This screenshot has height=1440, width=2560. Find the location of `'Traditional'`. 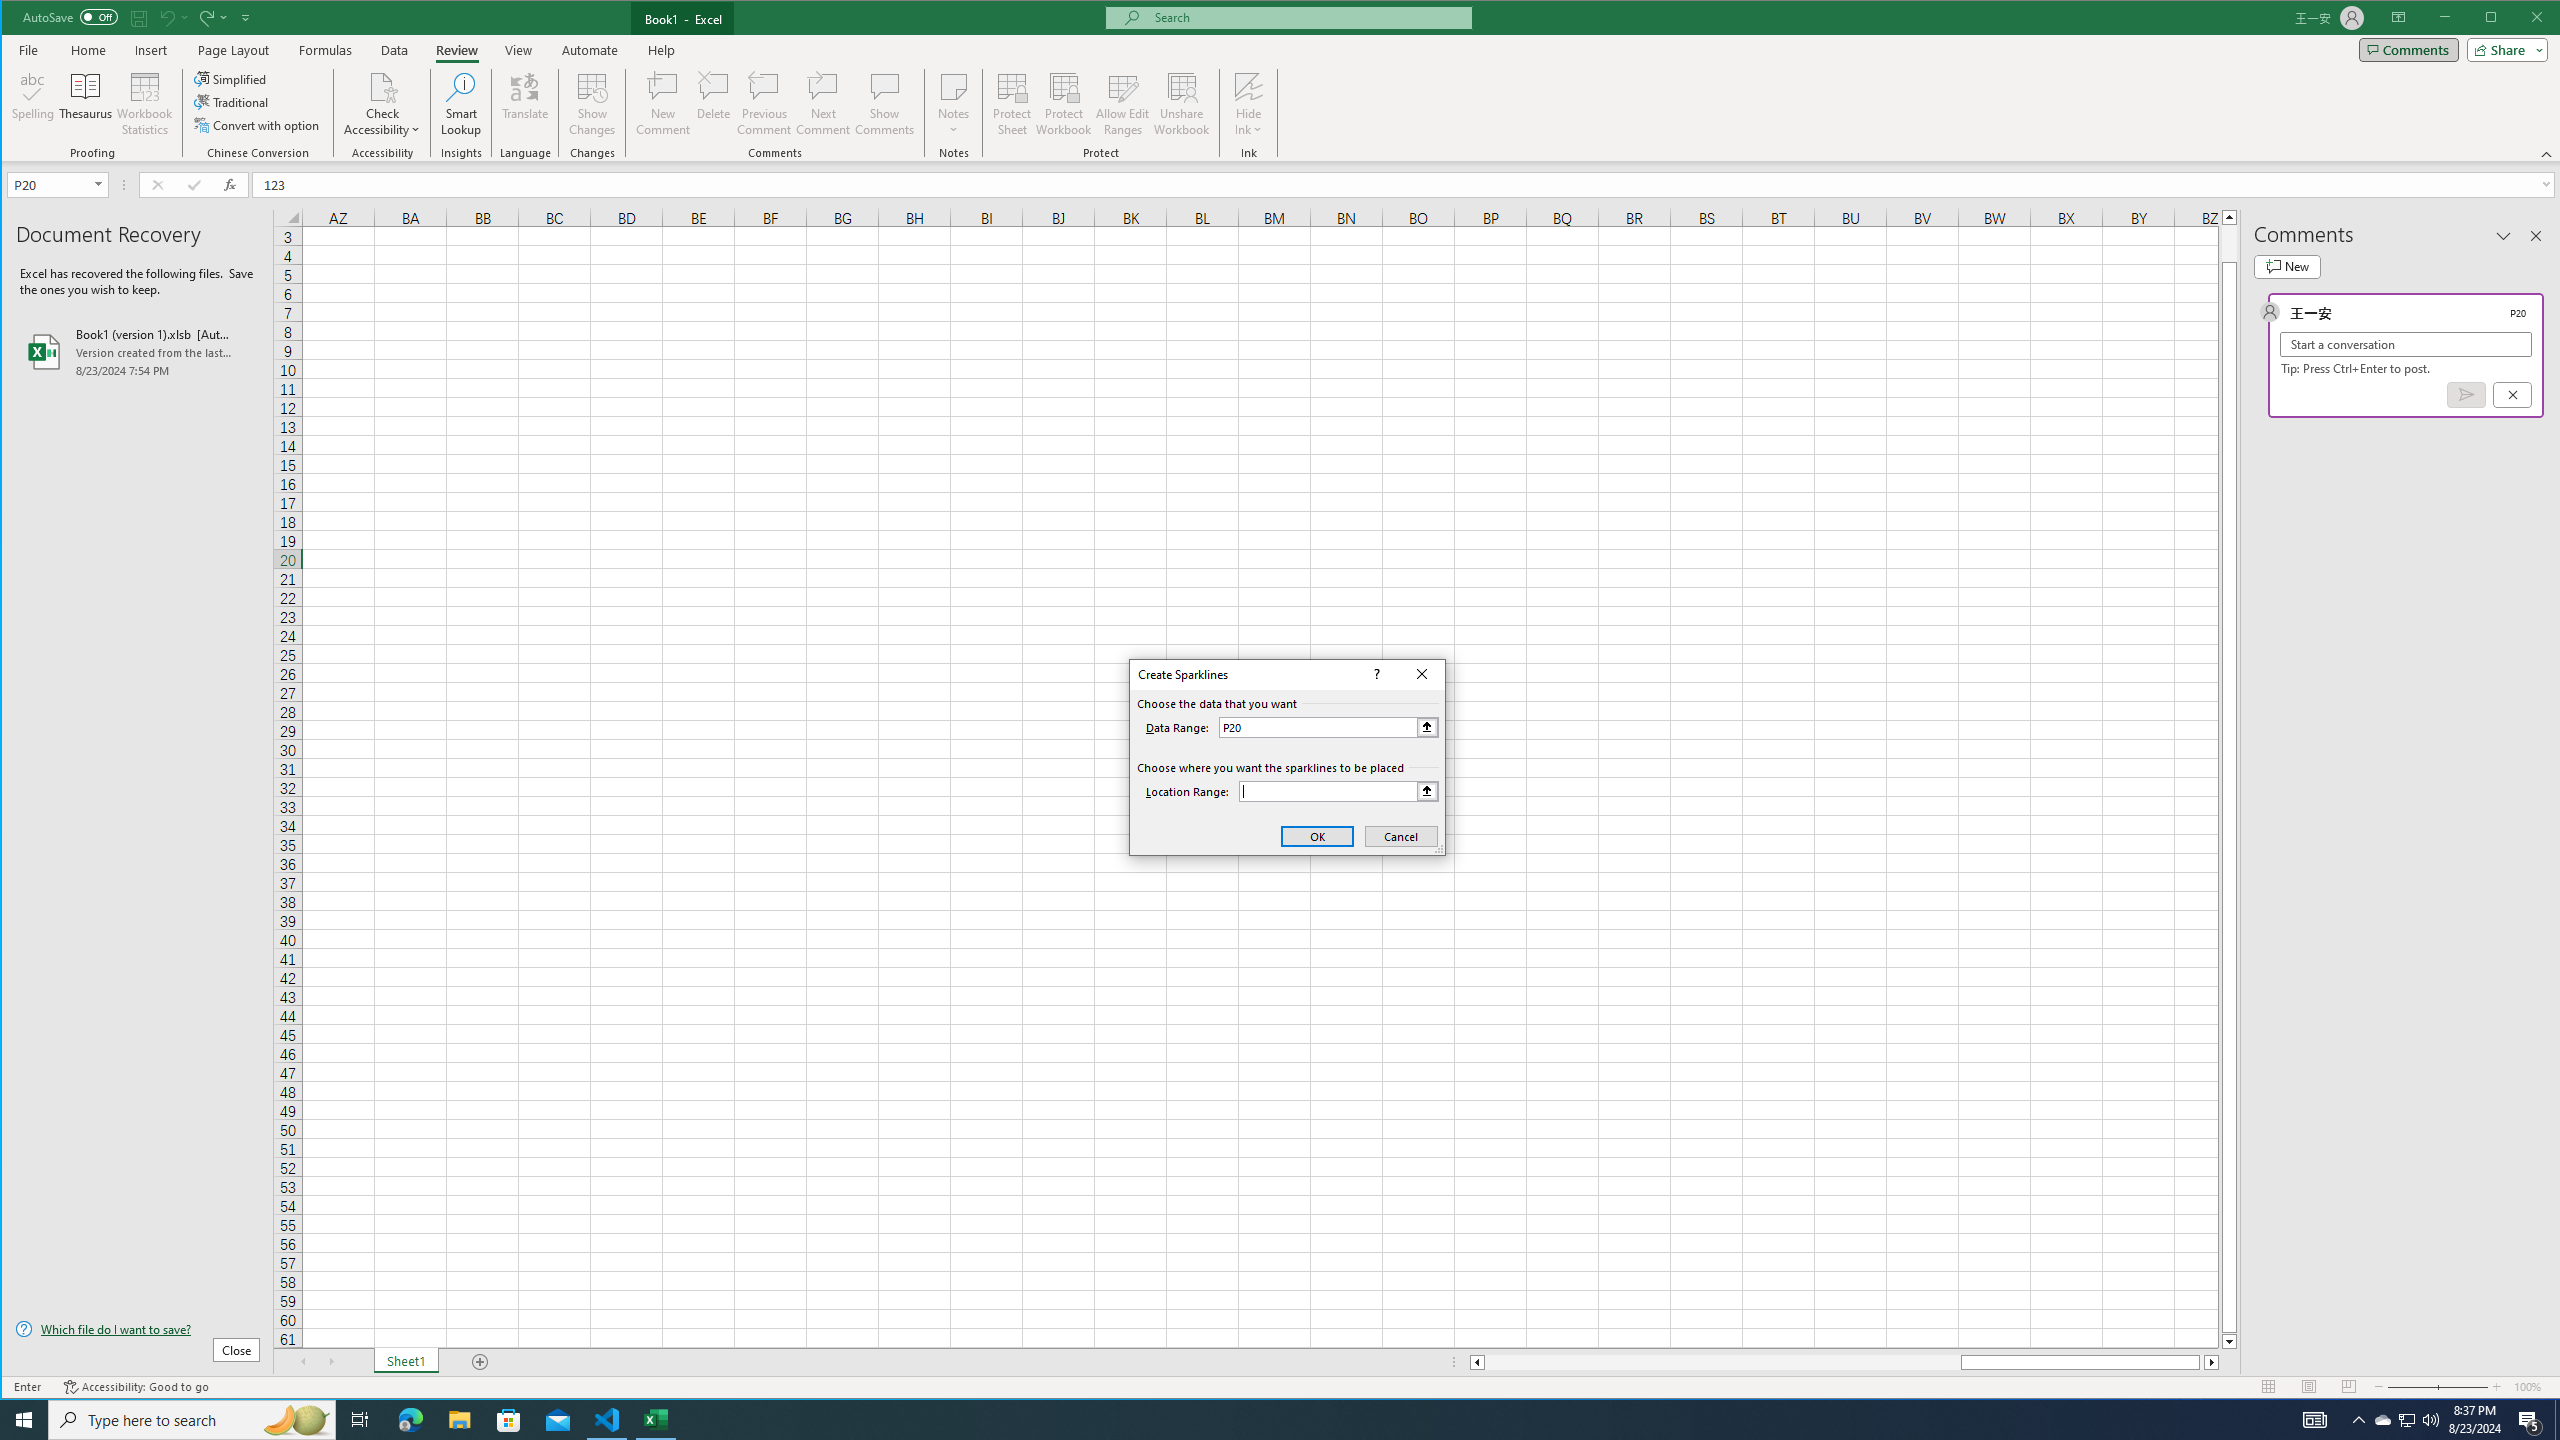

'Traditional' is located at coordinates (232, 102).